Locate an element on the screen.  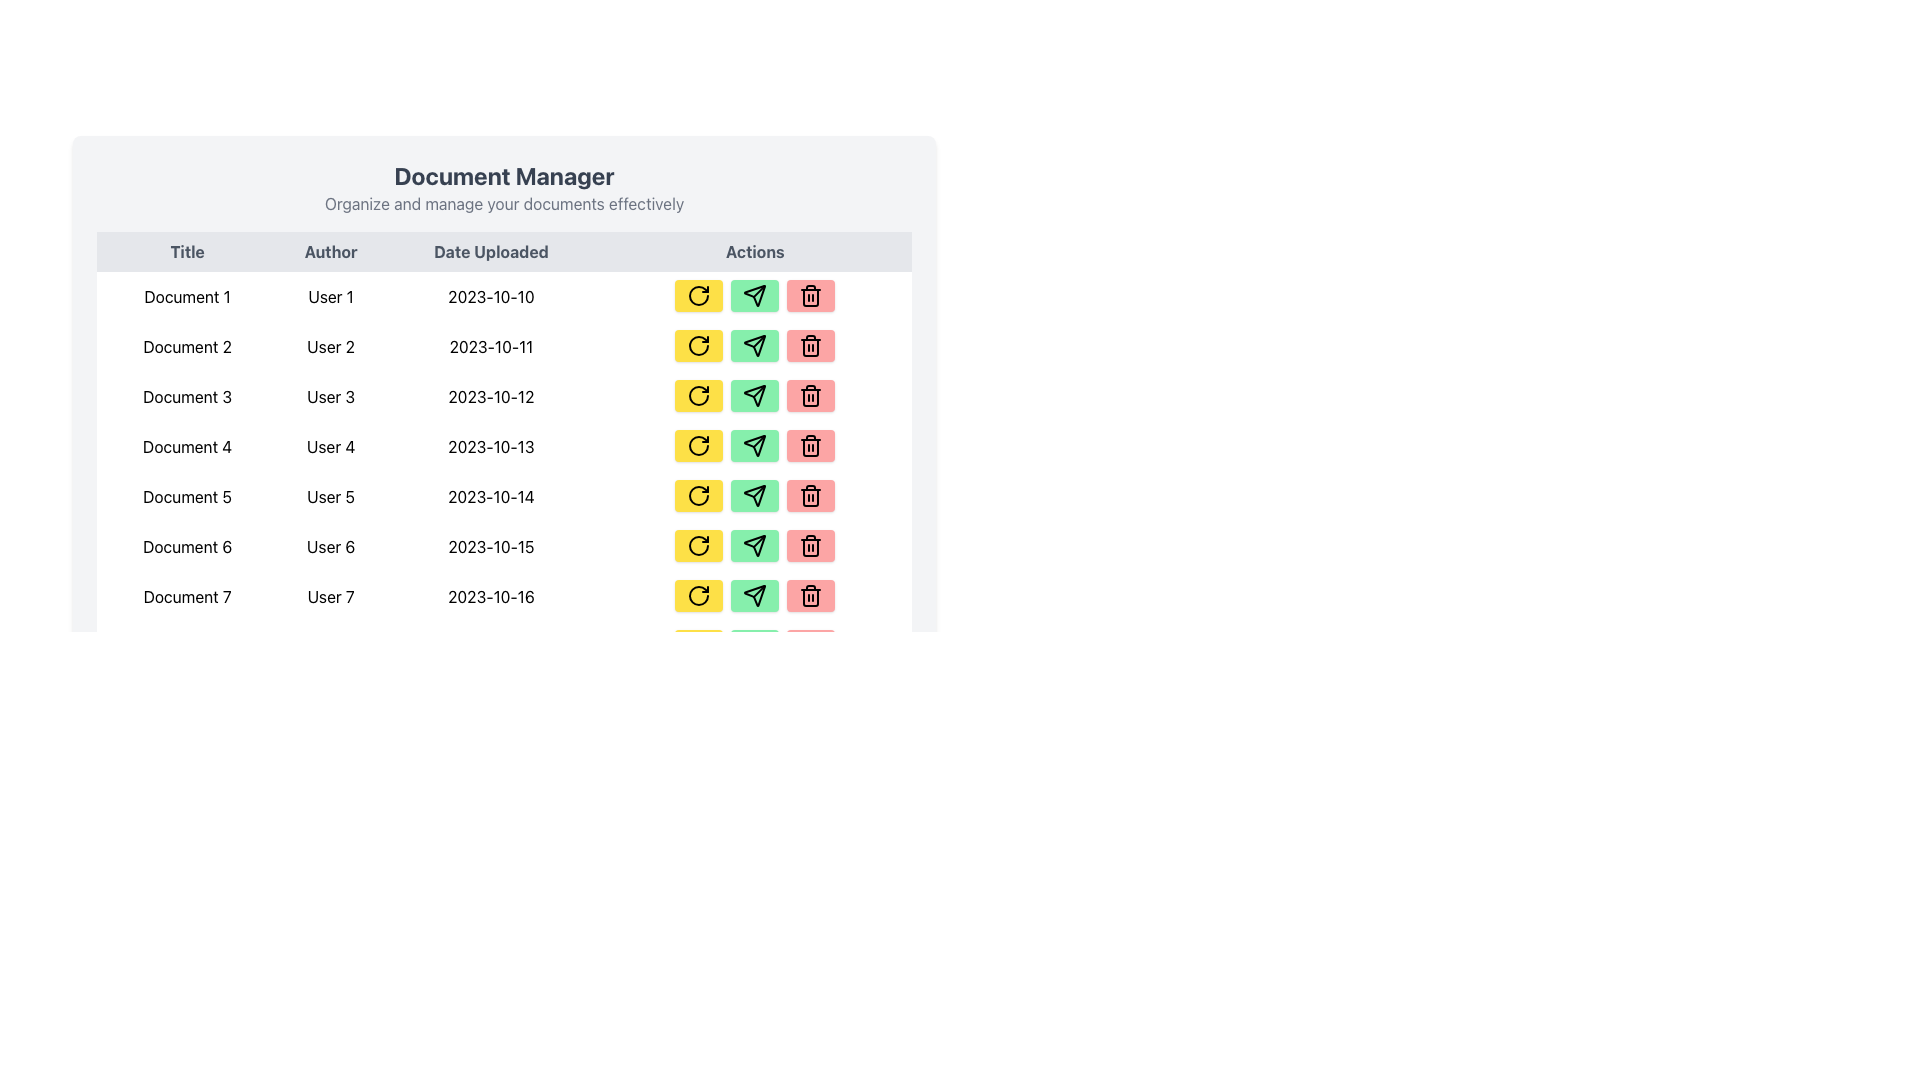
the paper airplane icon button located in the 'Actions' column for 'Document 3' uploaded on '2023-10-12' is located at coordinates (754, 396).